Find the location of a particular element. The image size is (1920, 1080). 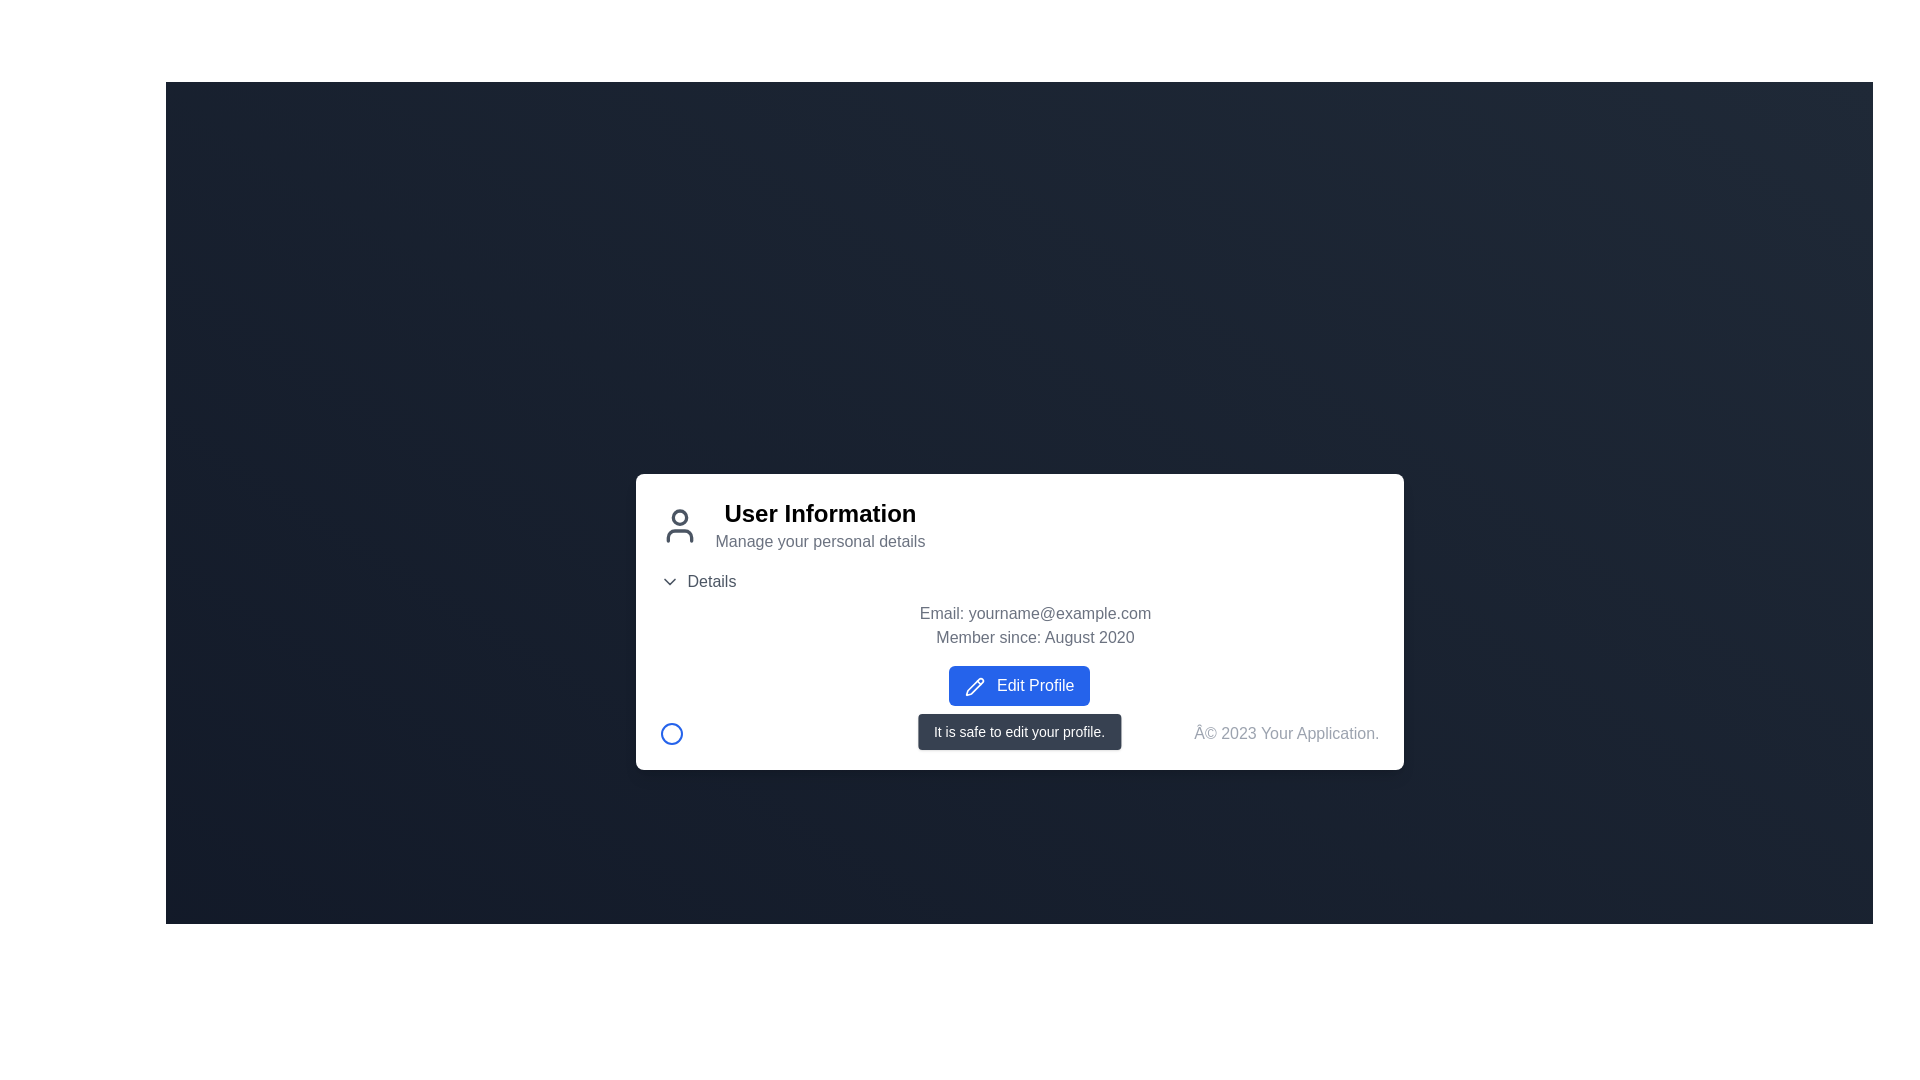

the static text label indicating additional details associated with the 'User Information' section, located to the right of the downward arrow icon is located at coordinates (711, 582).